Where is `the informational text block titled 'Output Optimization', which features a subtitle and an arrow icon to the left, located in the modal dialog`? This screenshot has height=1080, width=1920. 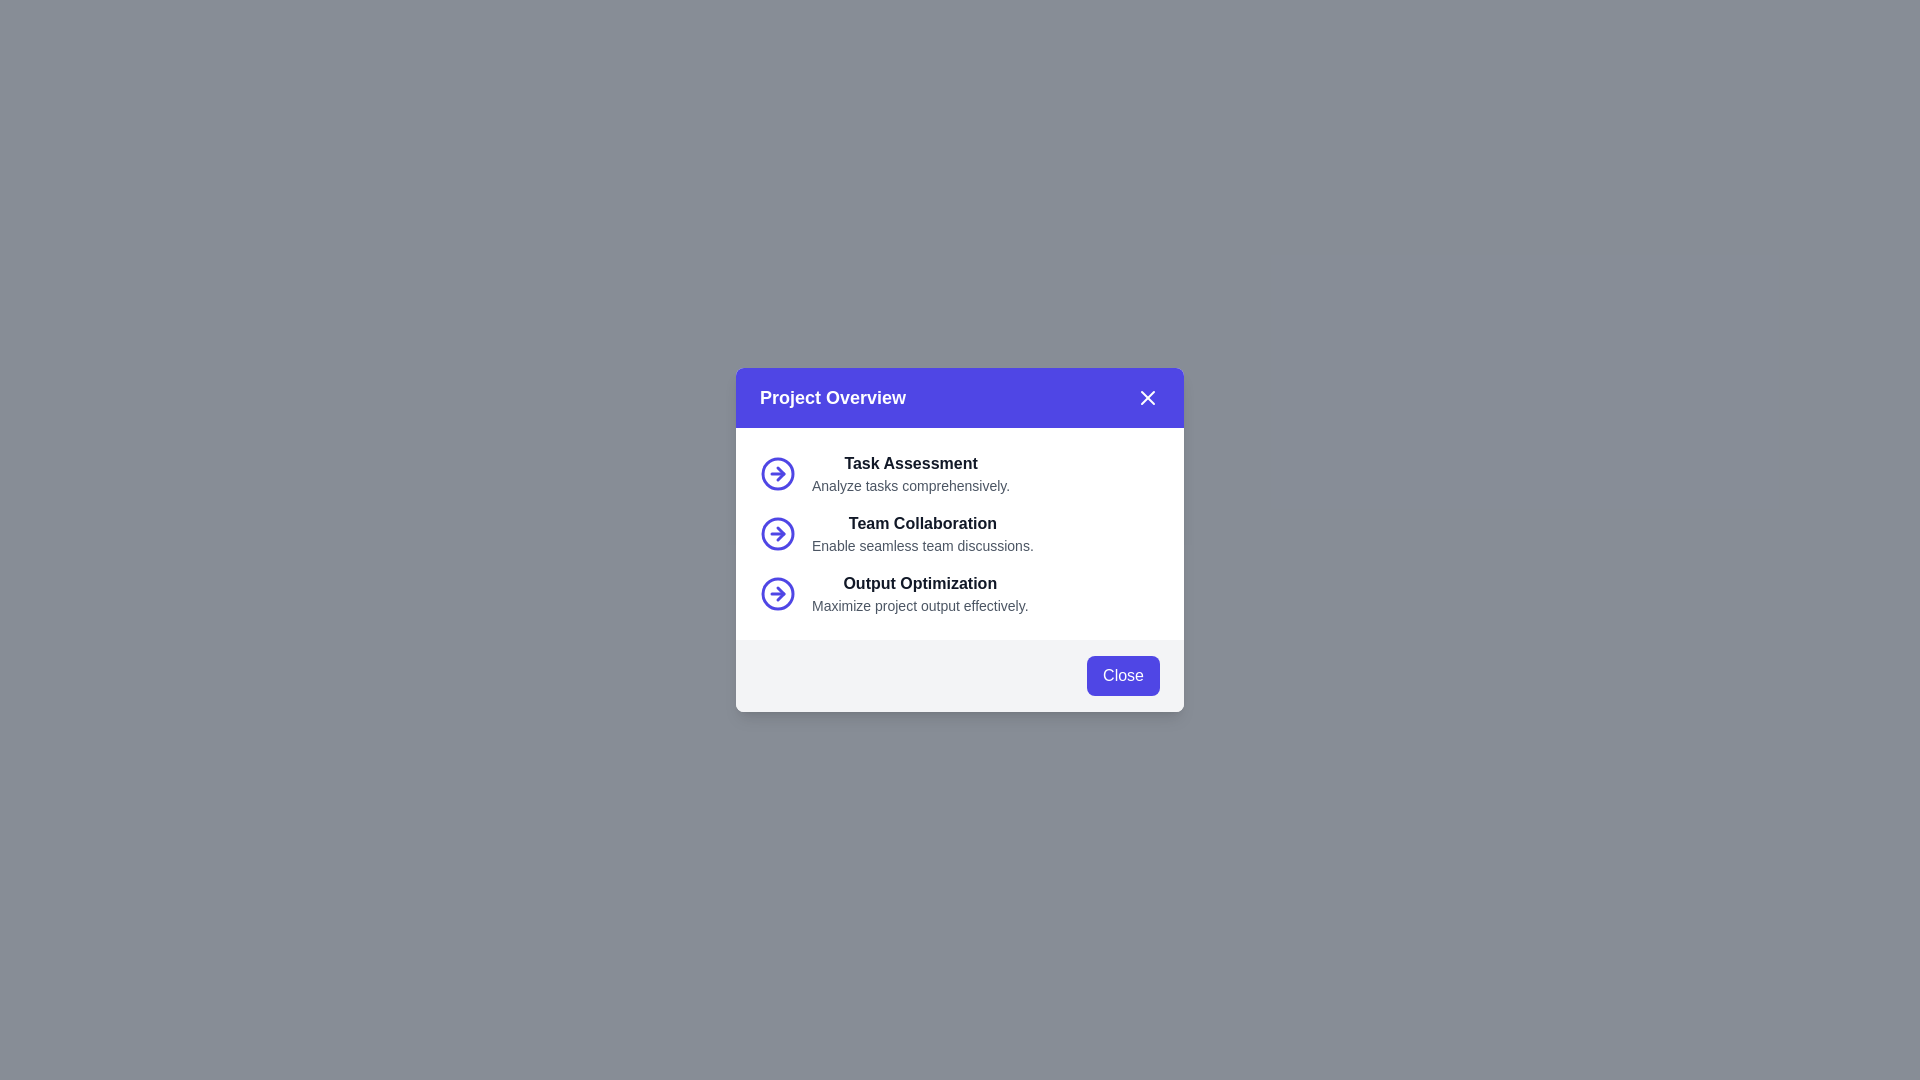 the informational text block titled 'Output Optimization', which features a subtitle and an arrow icon to the left, located in the modal dialog is located at coordinates (960, 593).